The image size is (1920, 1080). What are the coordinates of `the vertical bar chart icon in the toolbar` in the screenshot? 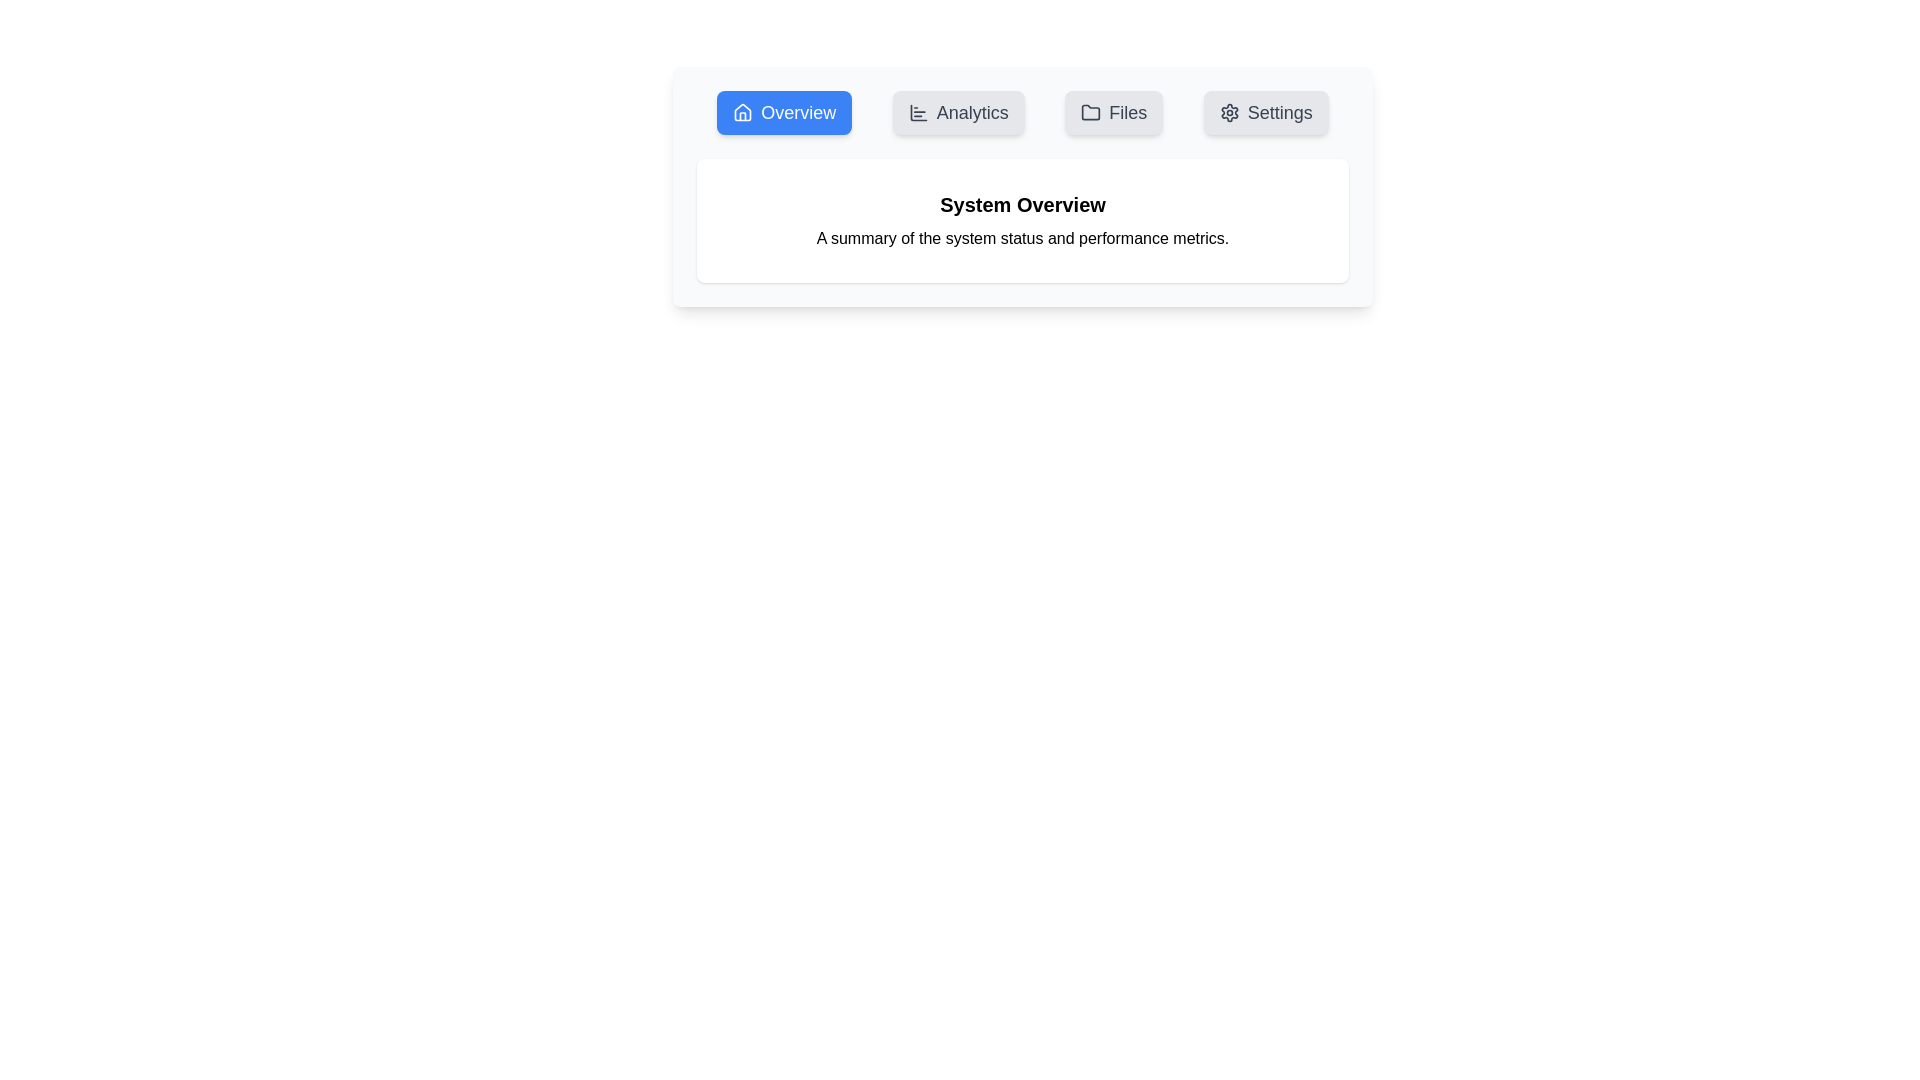 It's located at (917, 112).